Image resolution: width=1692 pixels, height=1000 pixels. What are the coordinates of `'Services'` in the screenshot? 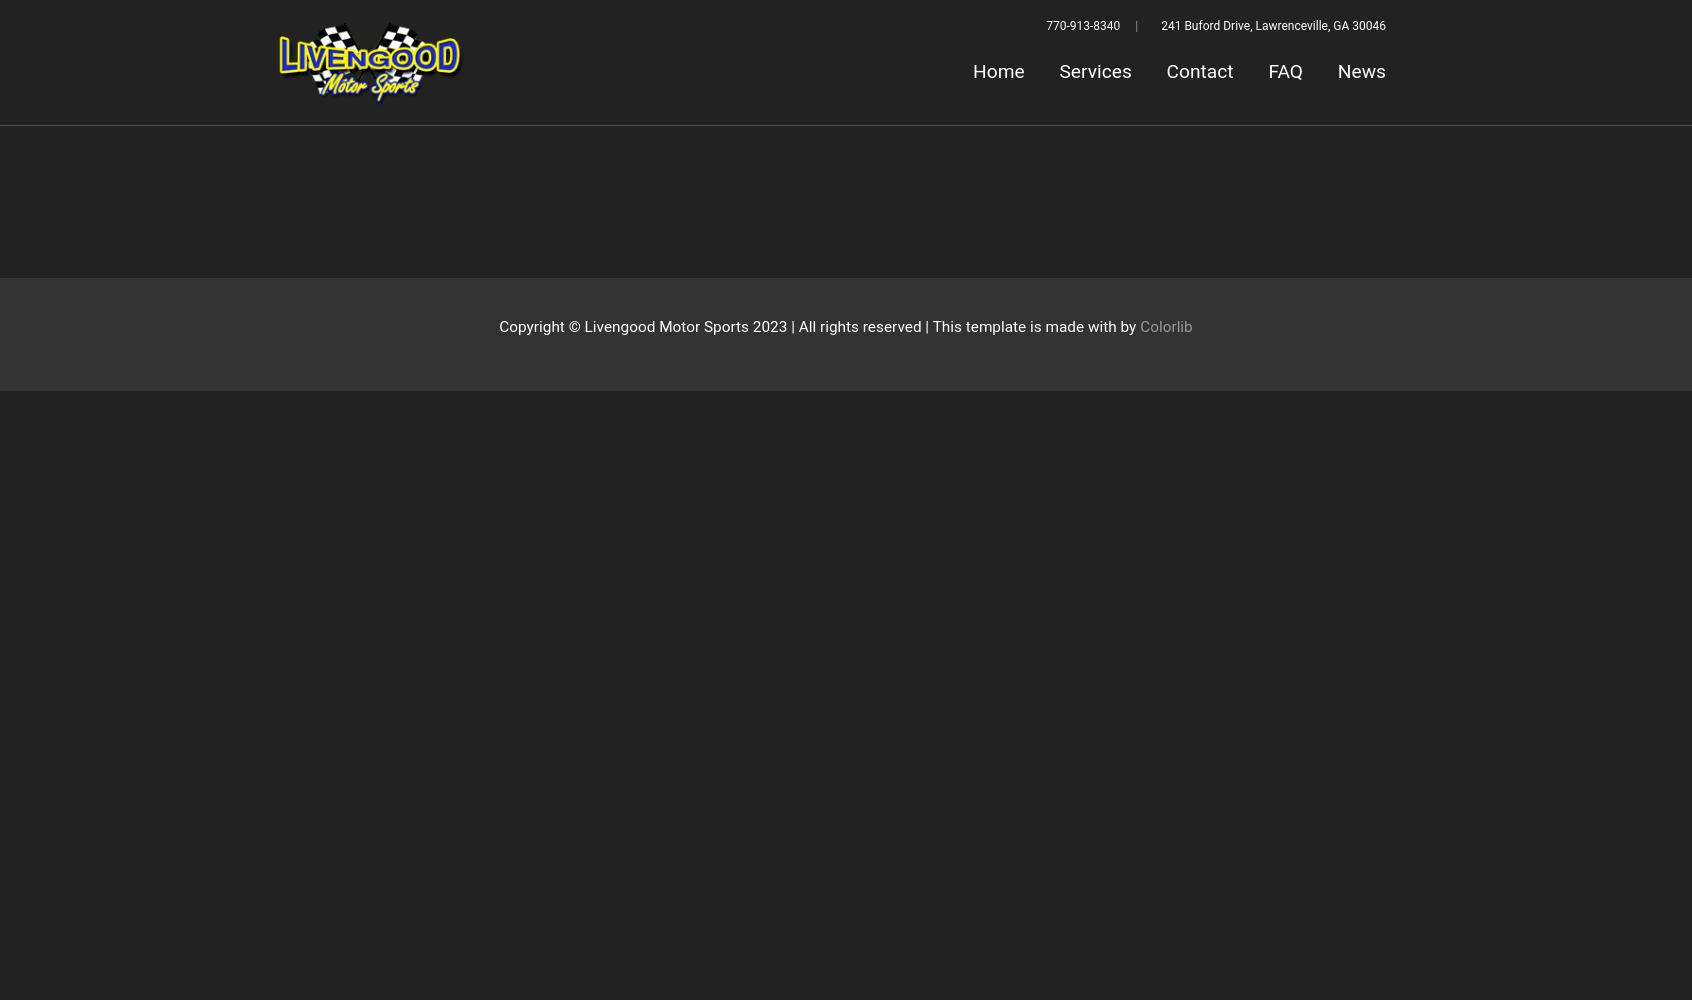 It's located at (1095, 70).